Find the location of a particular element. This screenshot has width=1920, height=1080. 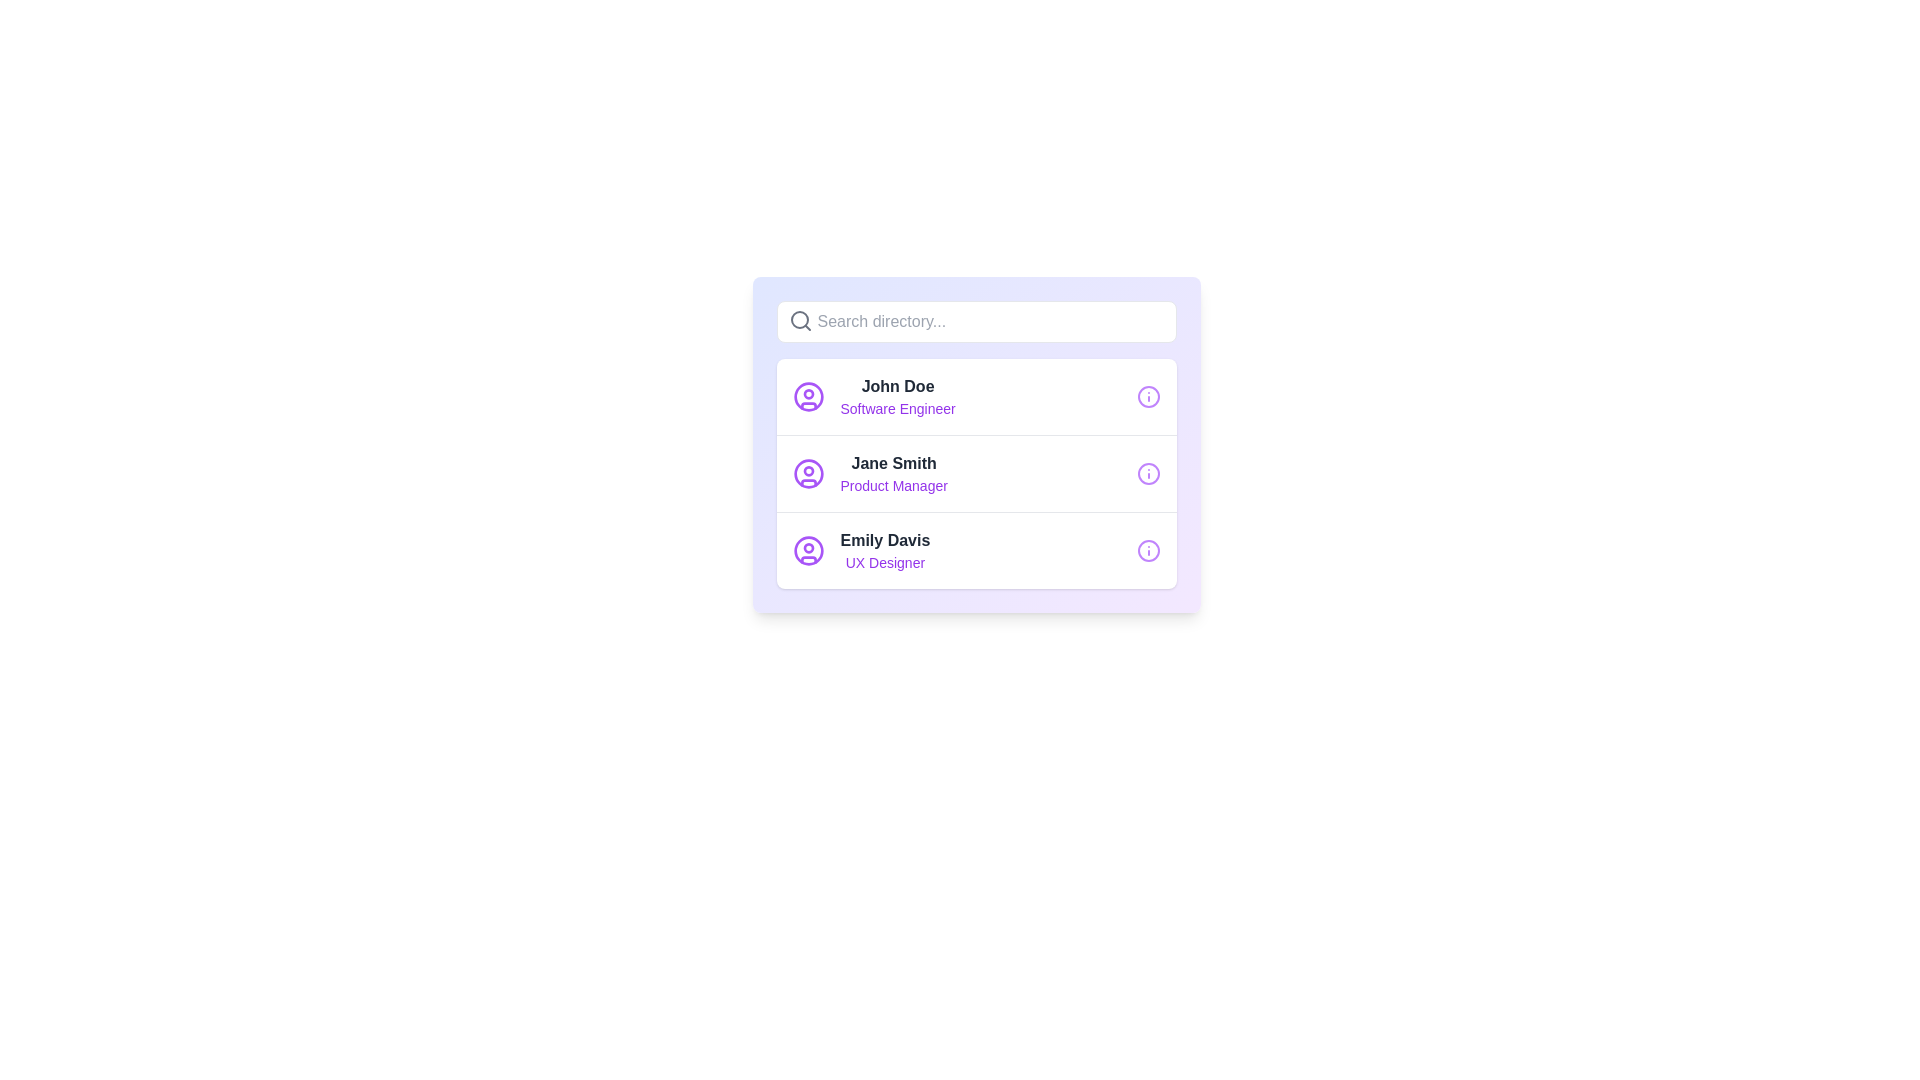

static text label indicating the professional role 'UX Designer' of Emily Davis, which is located directly below her name in the third entry of the vertical profile list is located at coordinates (884, 563).